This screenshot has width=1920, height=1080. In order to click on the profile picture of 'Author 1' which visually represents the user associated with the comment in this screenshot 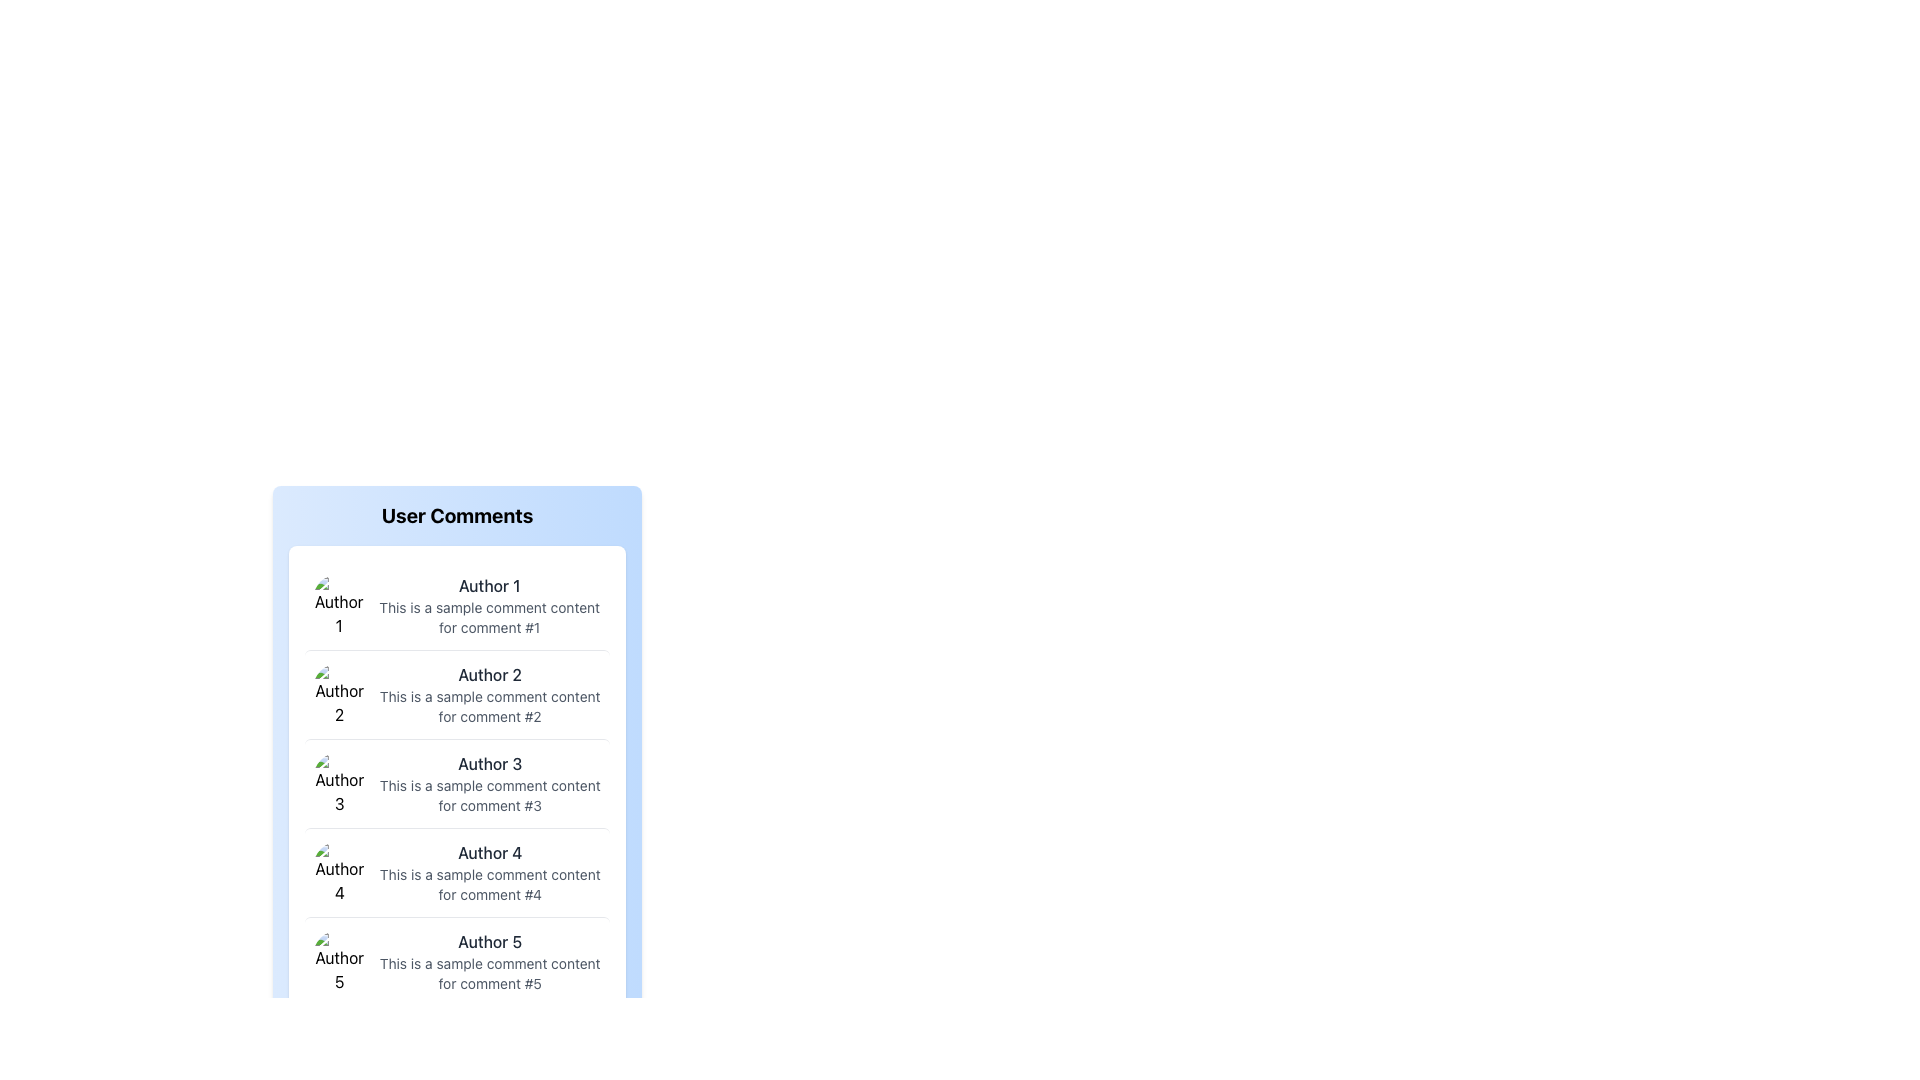, I will do `click(339, 604)`.